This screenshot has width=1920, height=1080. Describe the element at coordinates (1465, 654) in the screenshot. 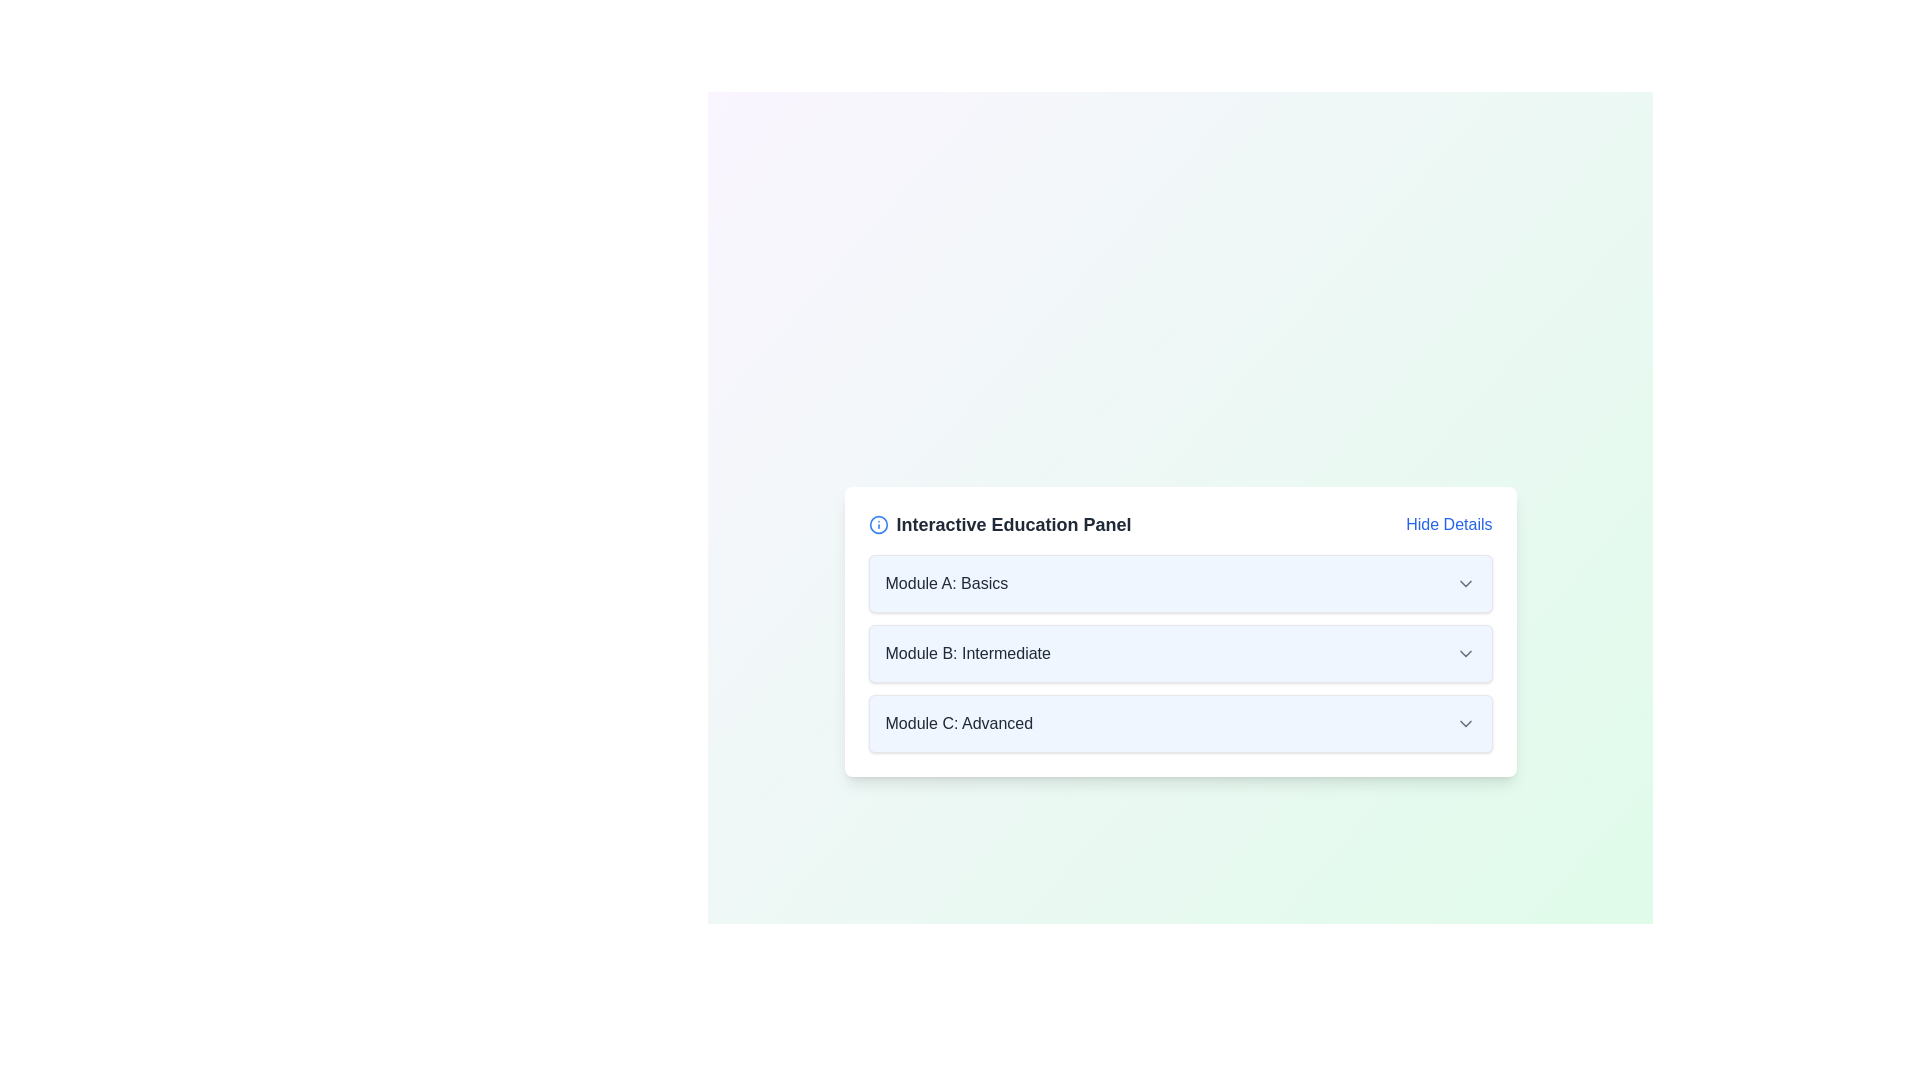

I see `the Dropdown toggle icon (SVG-based chevron) located at the top-right corner of the 'Module B: Intermediate' section` at that location.